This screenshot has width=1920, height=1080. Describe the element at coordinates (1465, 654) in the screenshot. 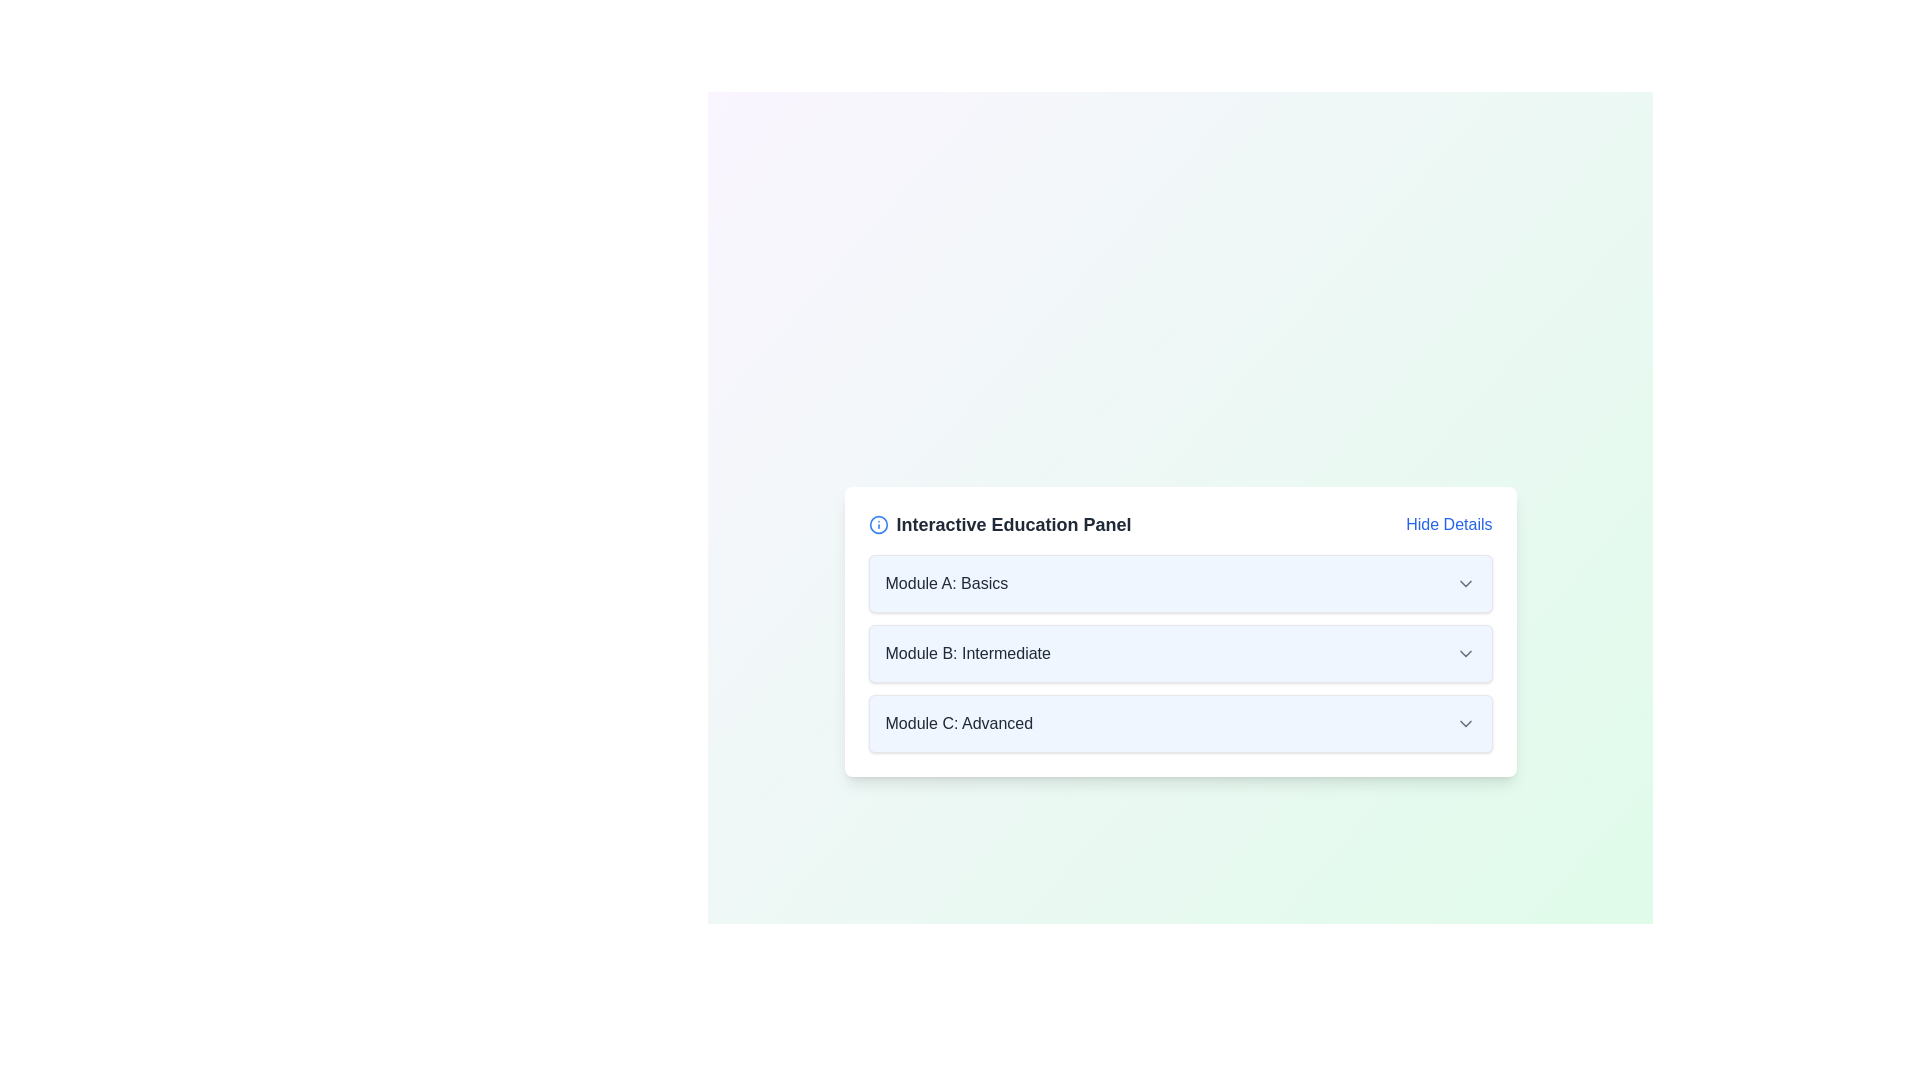

I see `the Dropdown toggle icon (SVG-based chevron) located at the top-right corner of the 'Module B: Intermediate' section` at that location.